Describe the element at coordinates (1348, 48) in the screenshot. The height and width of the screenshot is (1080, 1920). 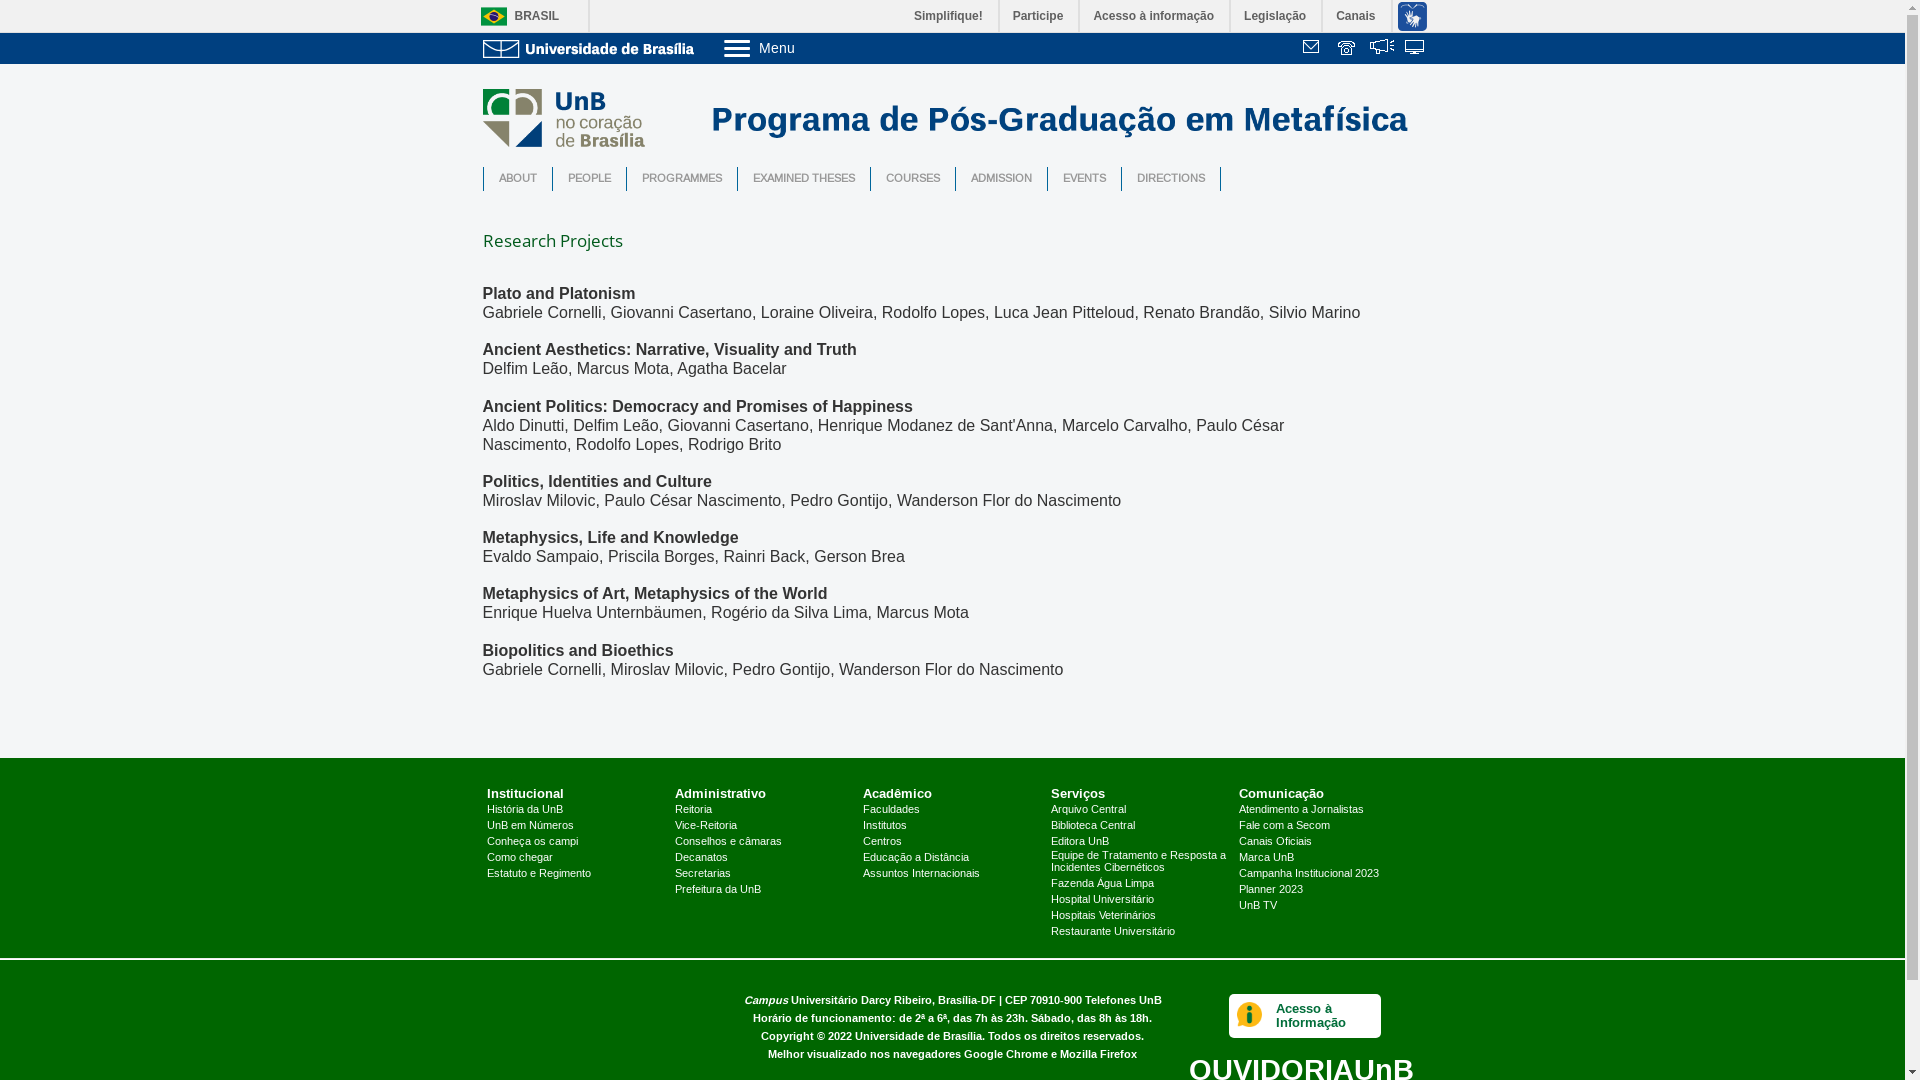
I see `' '` at that location.